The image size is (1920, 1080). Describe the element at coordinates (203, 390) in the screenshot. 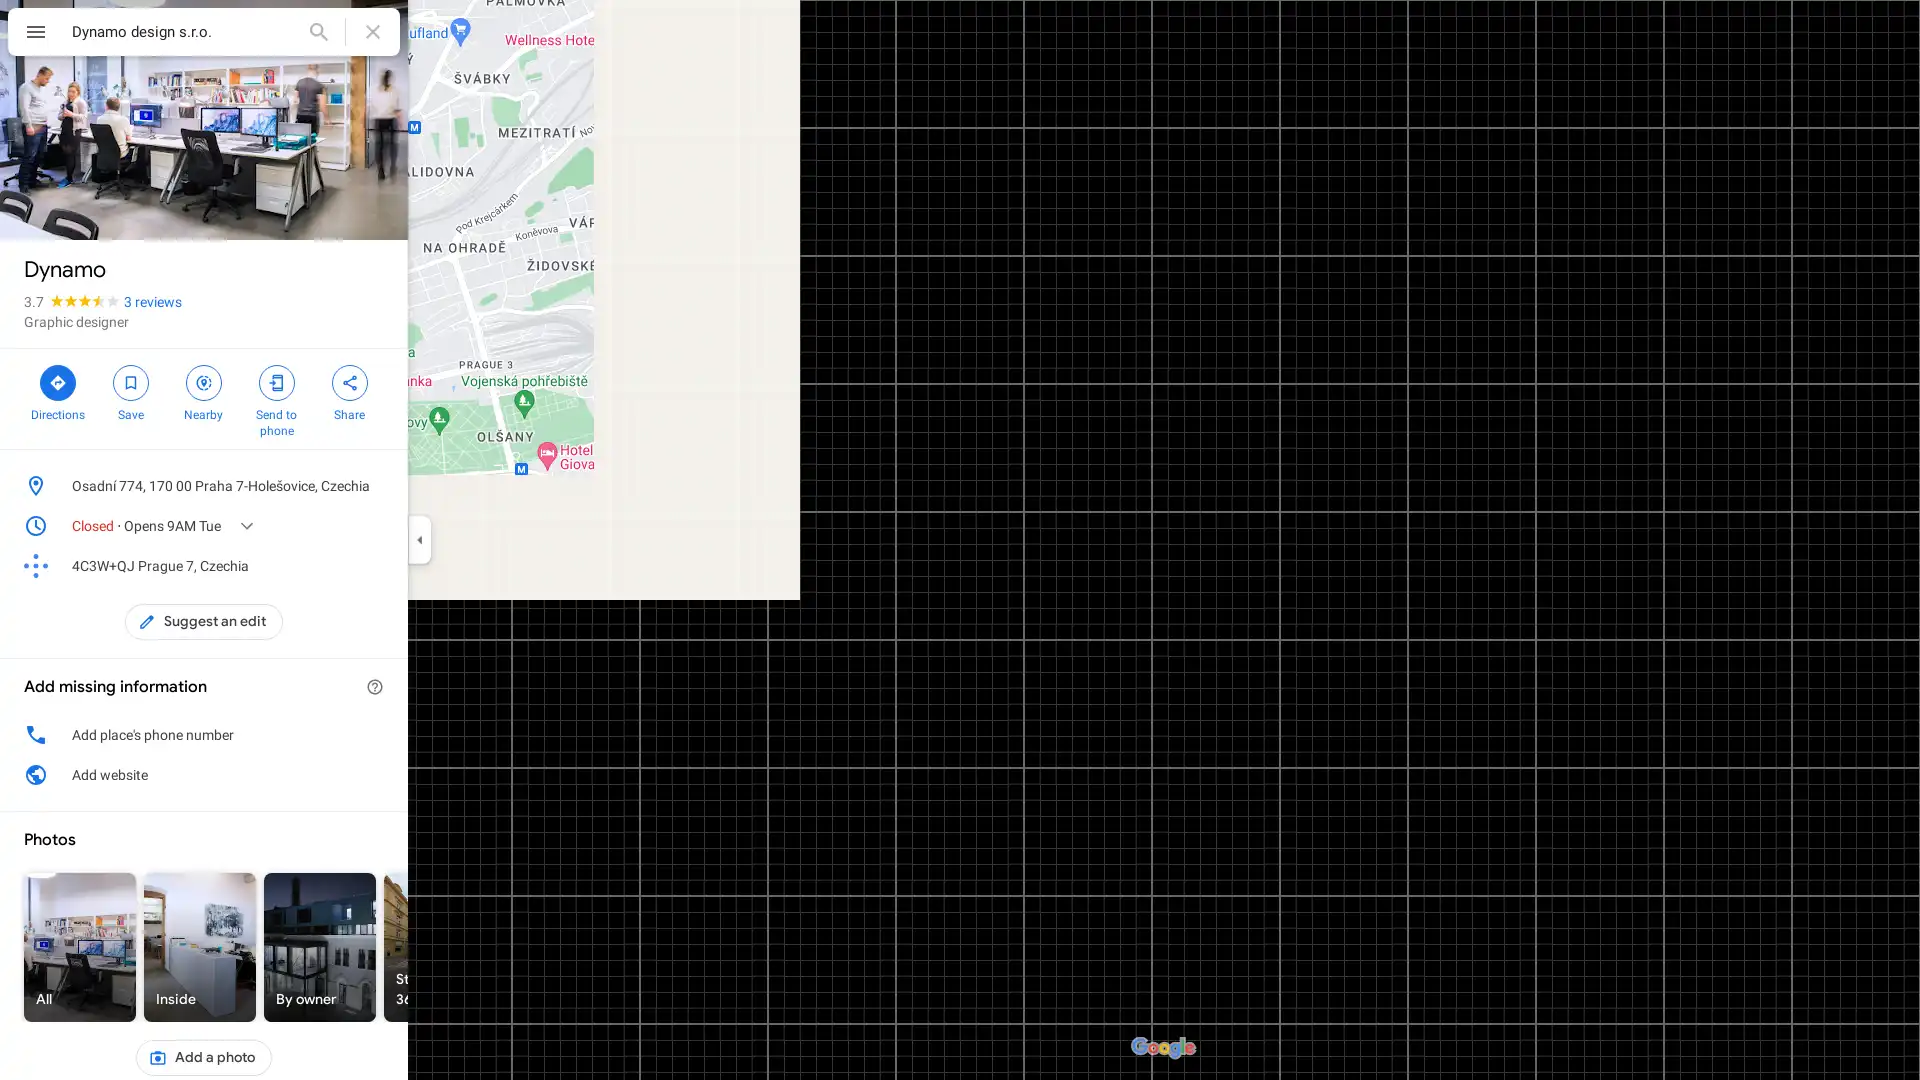

I see `Search nearby Dynamo` at that location.